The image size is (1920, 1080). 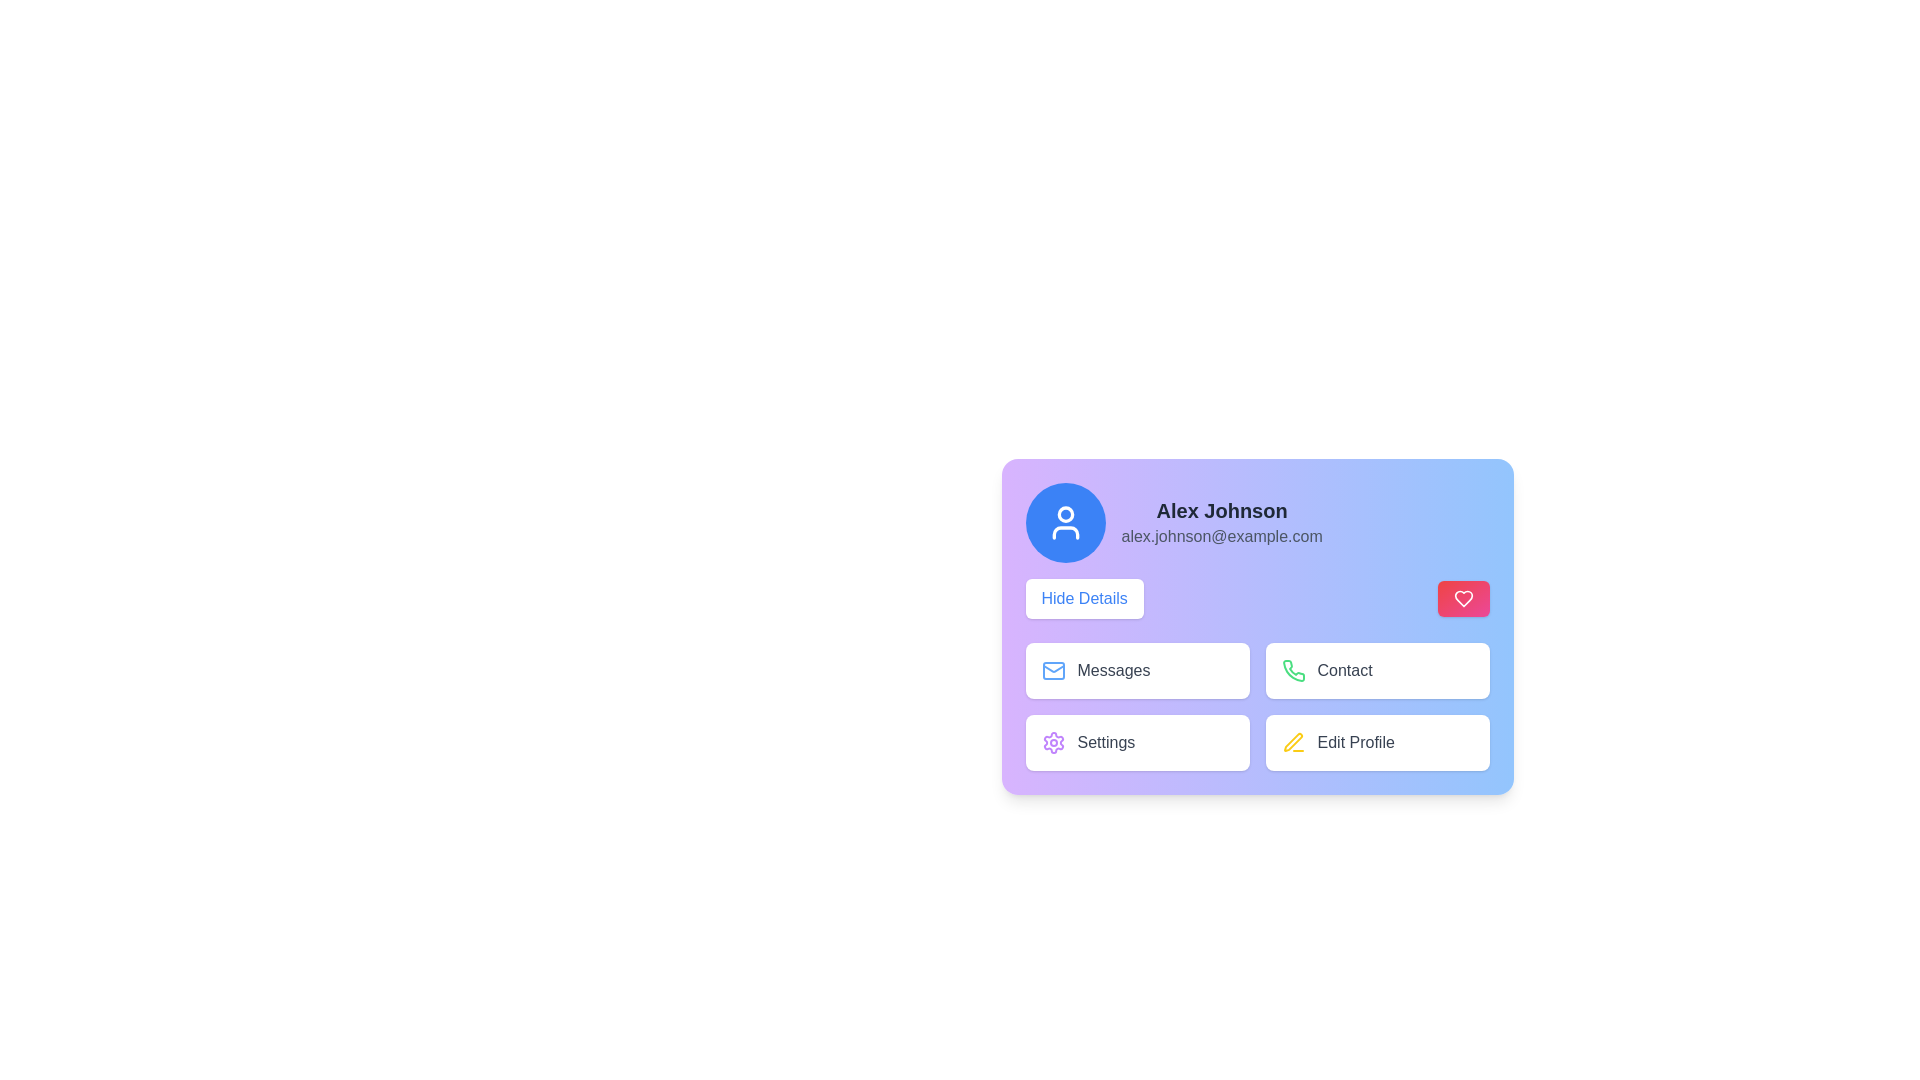 I want to click on the user profile icon, which is centrally located within a circular blue background area at the top left of the card, above the user's name and email address, so click(x=1064, y=522).